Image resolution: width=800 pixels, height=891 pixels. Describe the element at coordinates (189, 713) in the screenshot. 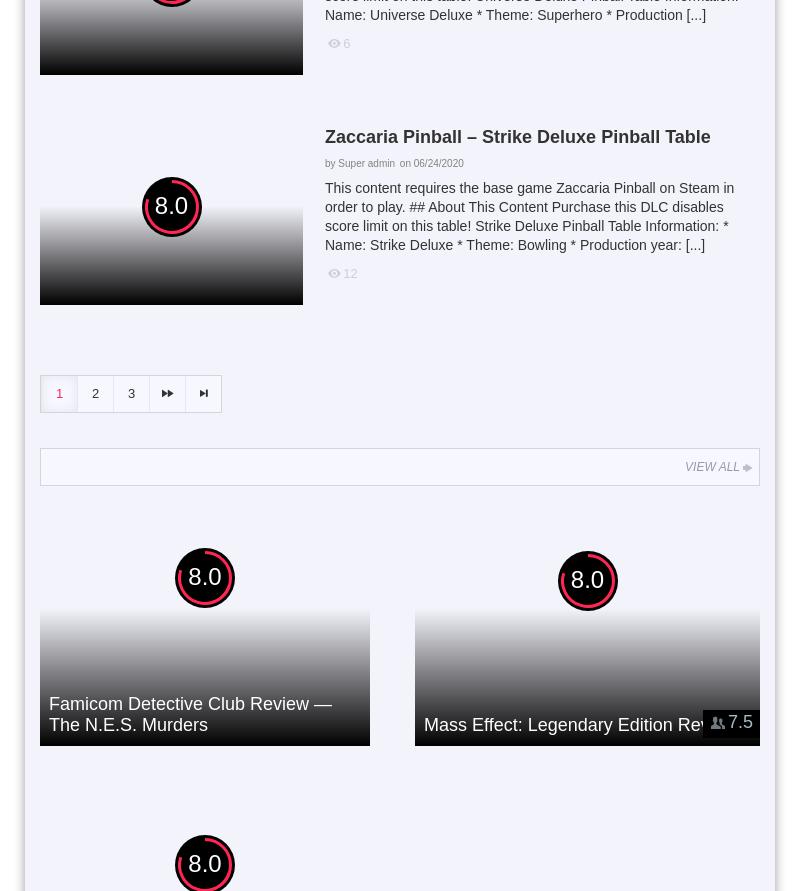

I see `'Famicom Detective Club Review — The N.E.S. Murders'` at that location.